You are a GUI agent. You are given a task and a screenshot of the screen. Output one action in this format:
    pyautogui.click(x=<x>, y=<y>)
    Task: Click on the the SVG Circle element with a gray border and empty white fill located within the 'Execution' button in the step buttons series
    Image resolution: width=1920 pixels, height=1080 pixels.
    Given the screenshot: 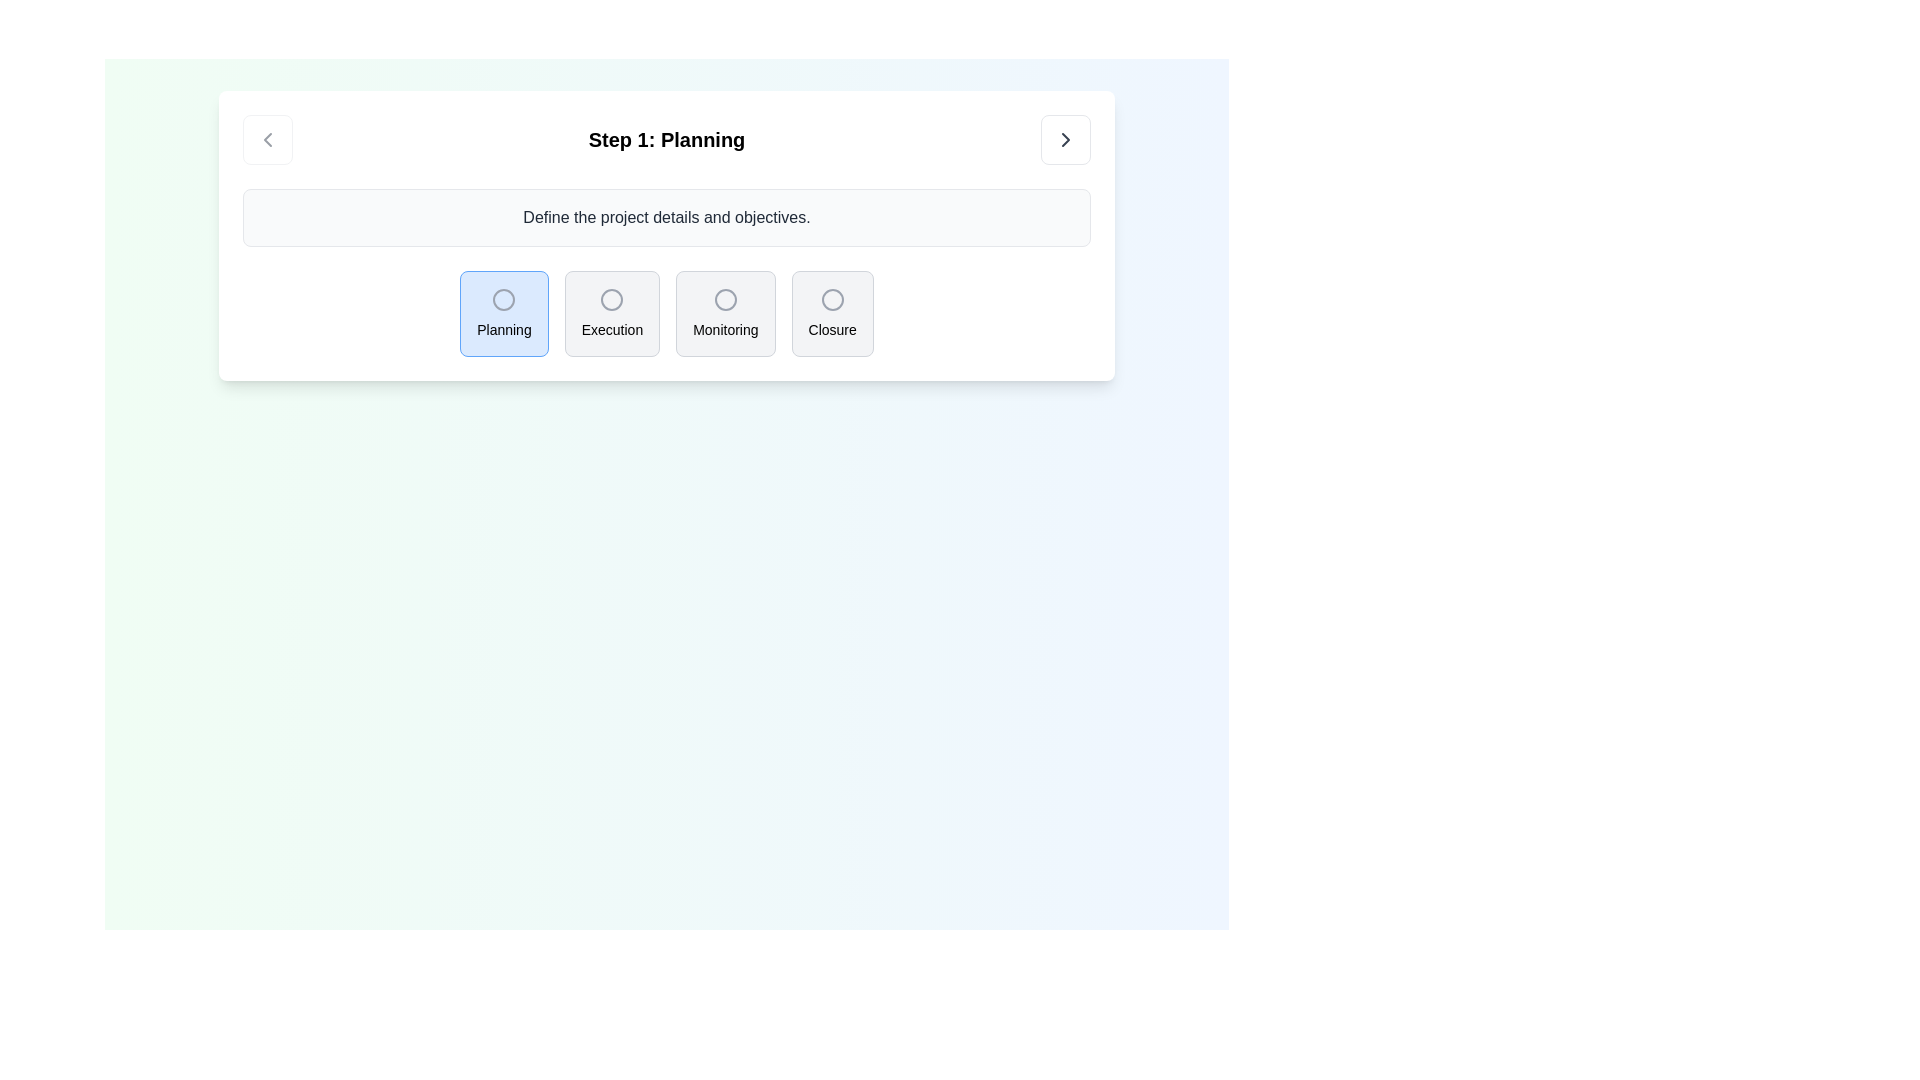 What is the action you would take?
    pyautogui.click(x=611, y=300)
    